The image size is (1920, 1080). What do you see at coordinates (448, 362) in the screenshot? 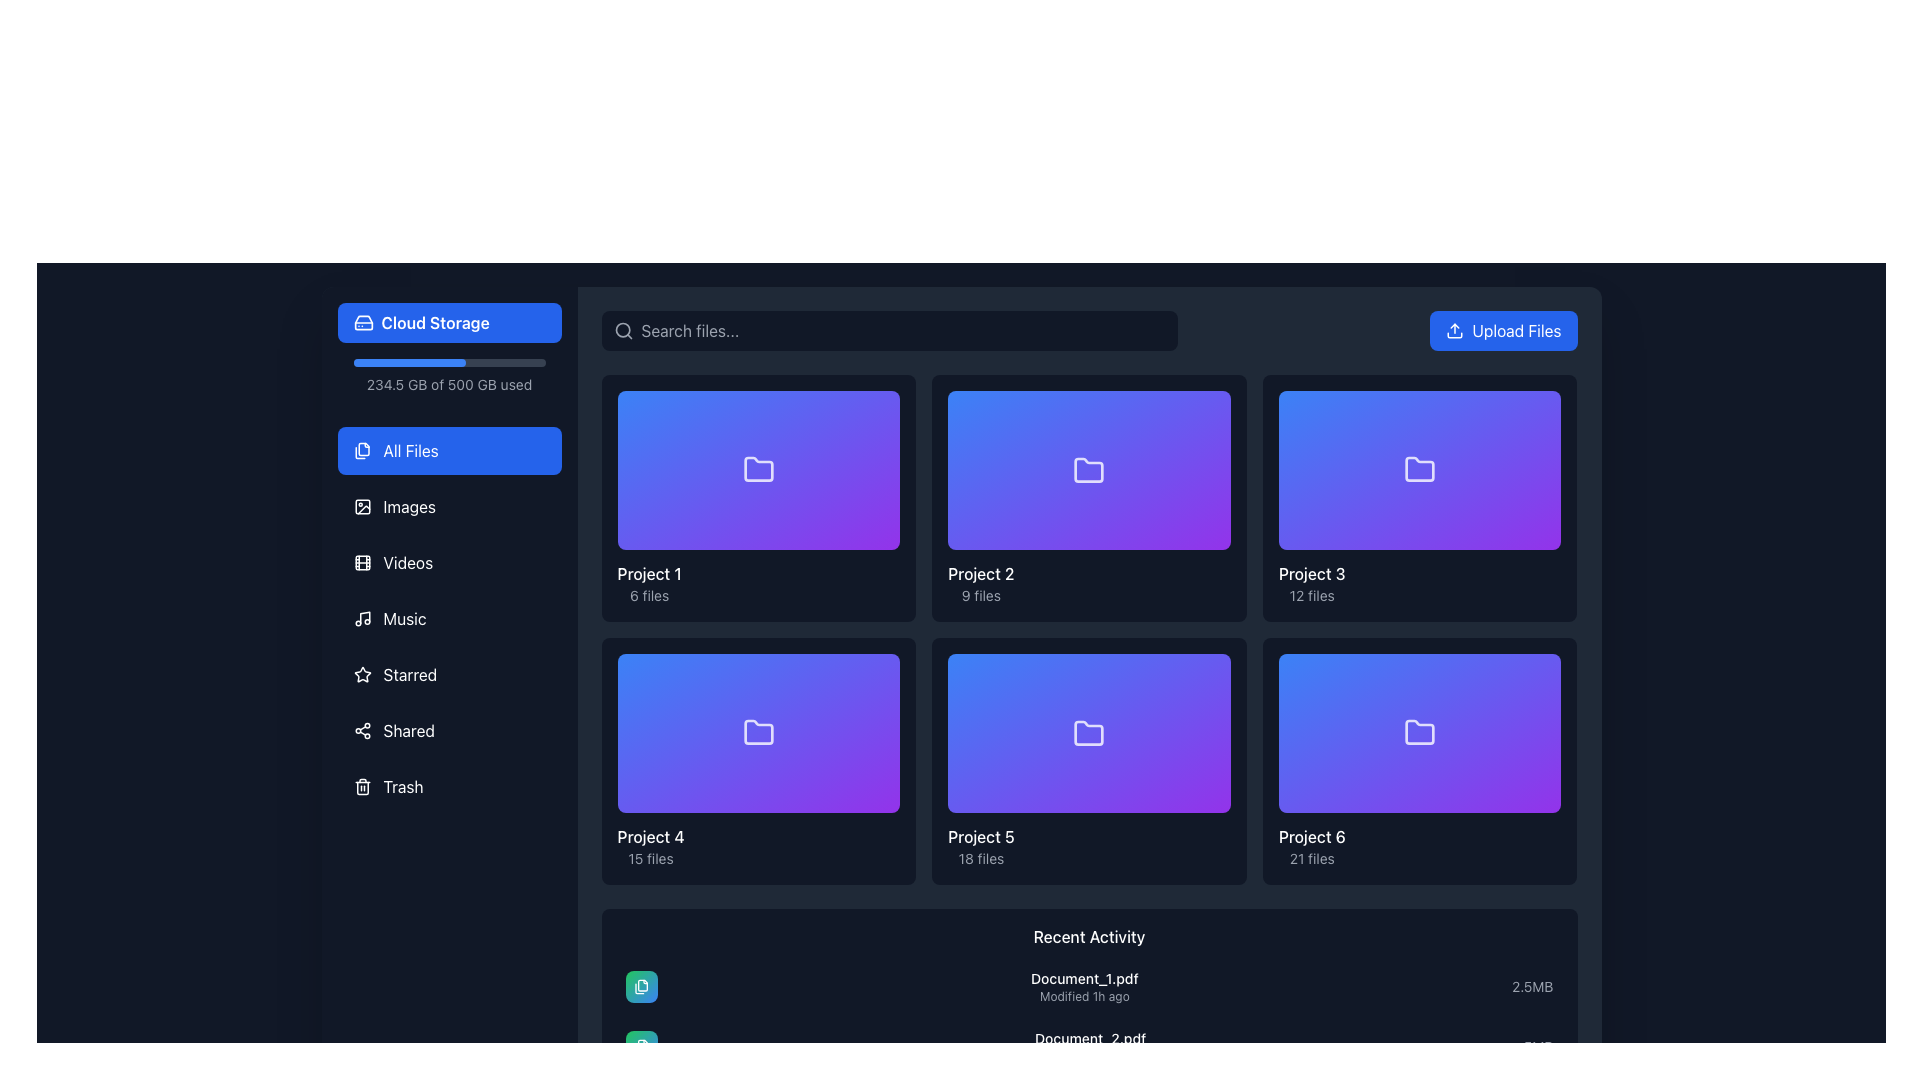
I see `the thin progress bar with a gray background and a partially filled blue segment, located below the 'Cloud Storage' title and above the '234.5 GB of 500 GB used' text` at bounding box center [448, 362].